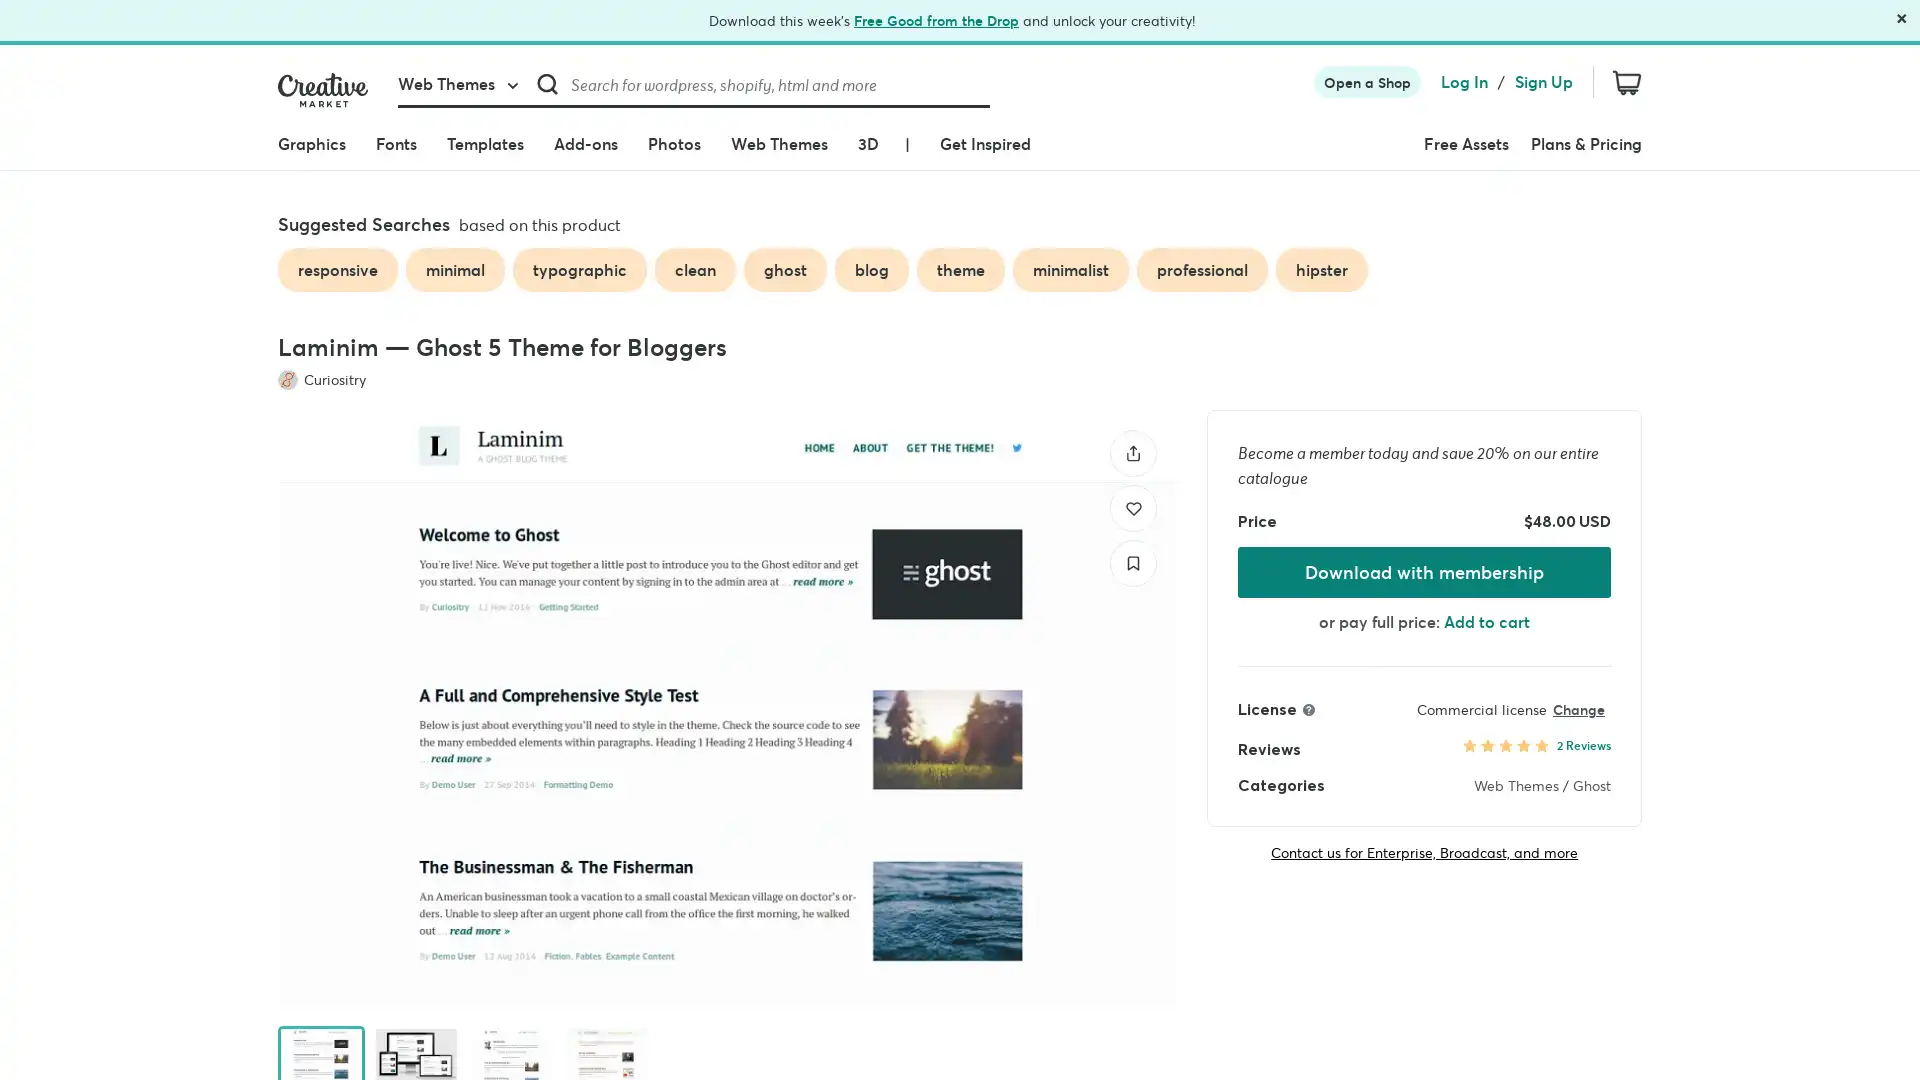 The height and width of the screenshot is (1080, 1920). I want to click on Save to collection, so click(1133, 562).